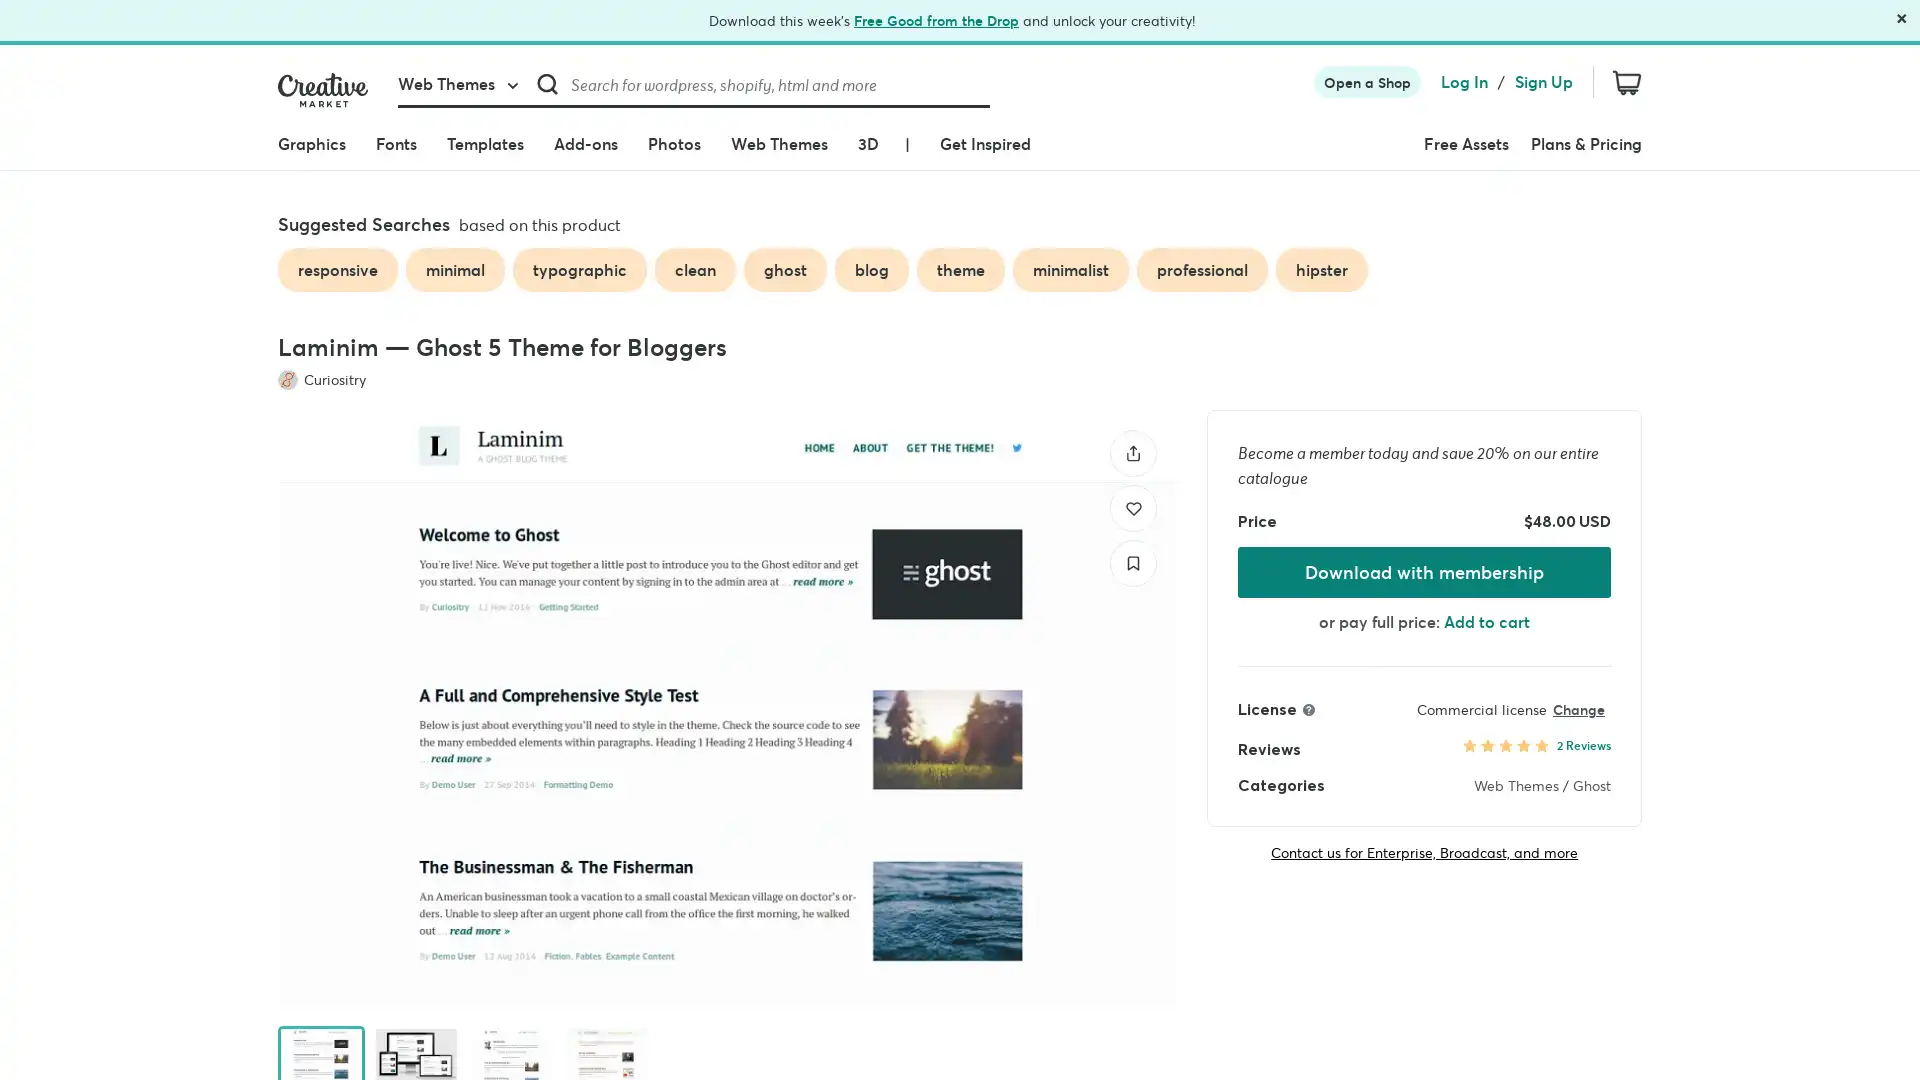 The height and width of the screenshot is (1080, 1920). I want to click on Save to collection, so click(1133, 562).